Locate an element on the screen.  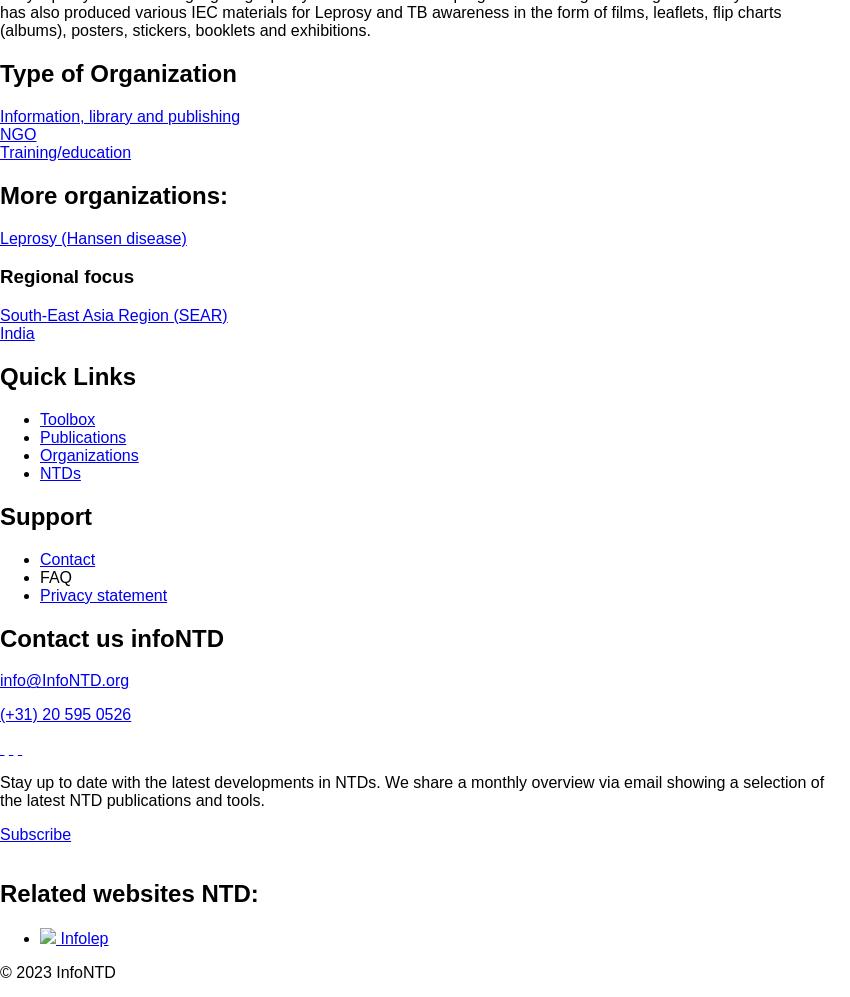
'Privacy statement' is located at coordinates (39, 593).